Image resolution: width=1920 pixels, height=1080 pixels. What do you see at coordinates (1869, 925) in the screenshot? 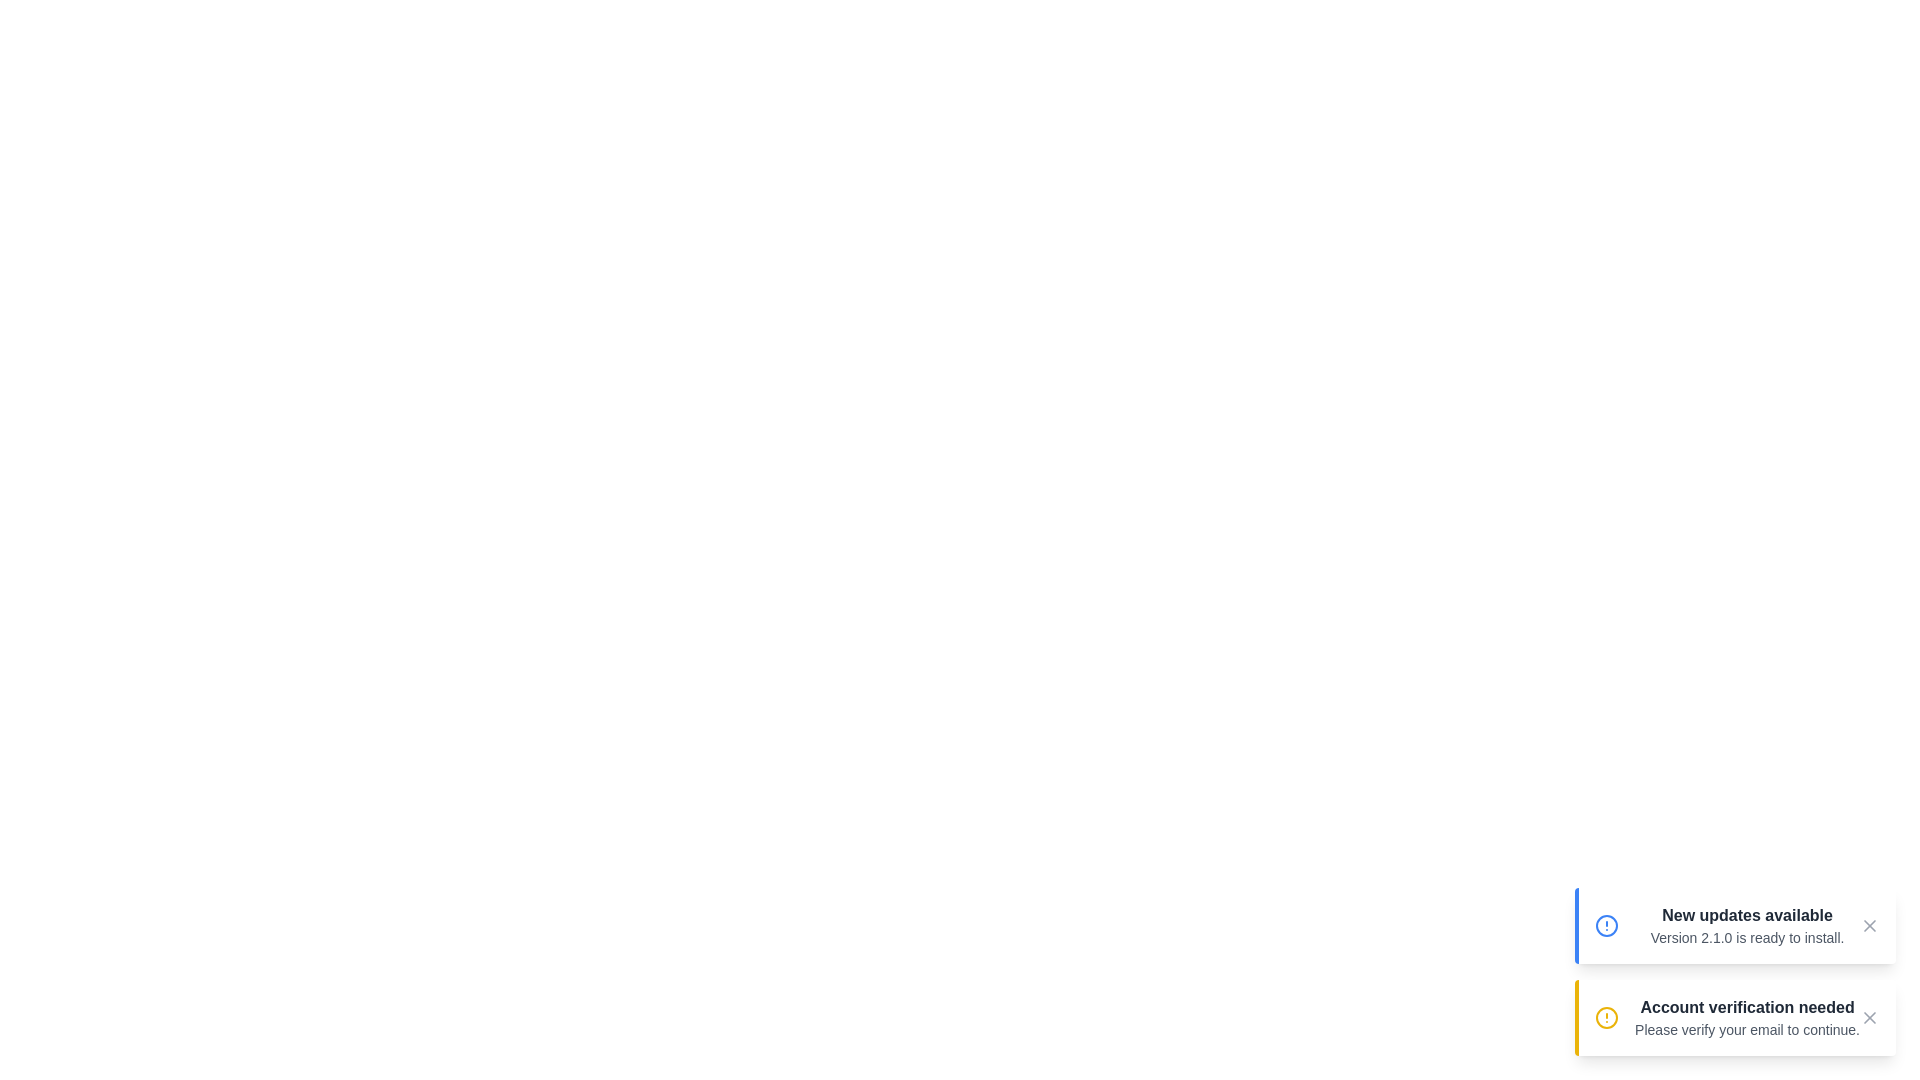
I see `the dismiss button for the notification titled 'New updates available'` at bounding box center [1869, 925].